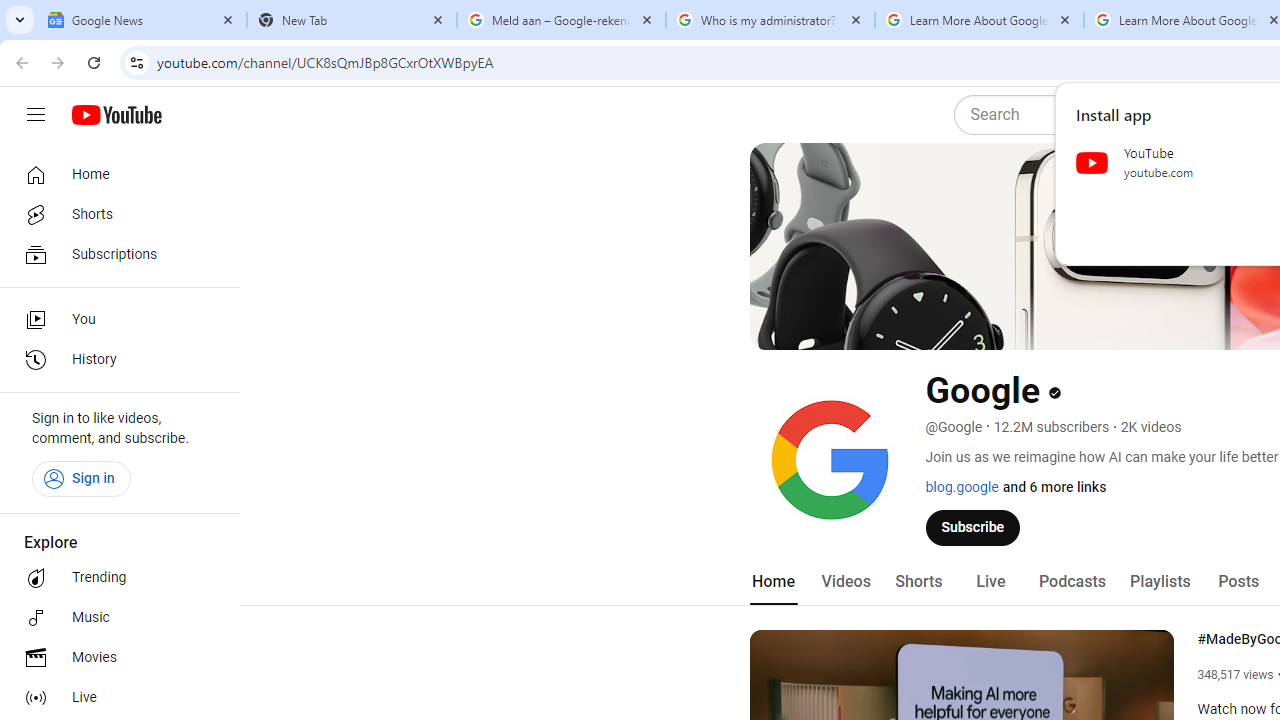 The height and width of the screenshot is (720, 1280). Describe the element at coordinates (35, 115) in the screenshot. I see `'Guide'` at that location.